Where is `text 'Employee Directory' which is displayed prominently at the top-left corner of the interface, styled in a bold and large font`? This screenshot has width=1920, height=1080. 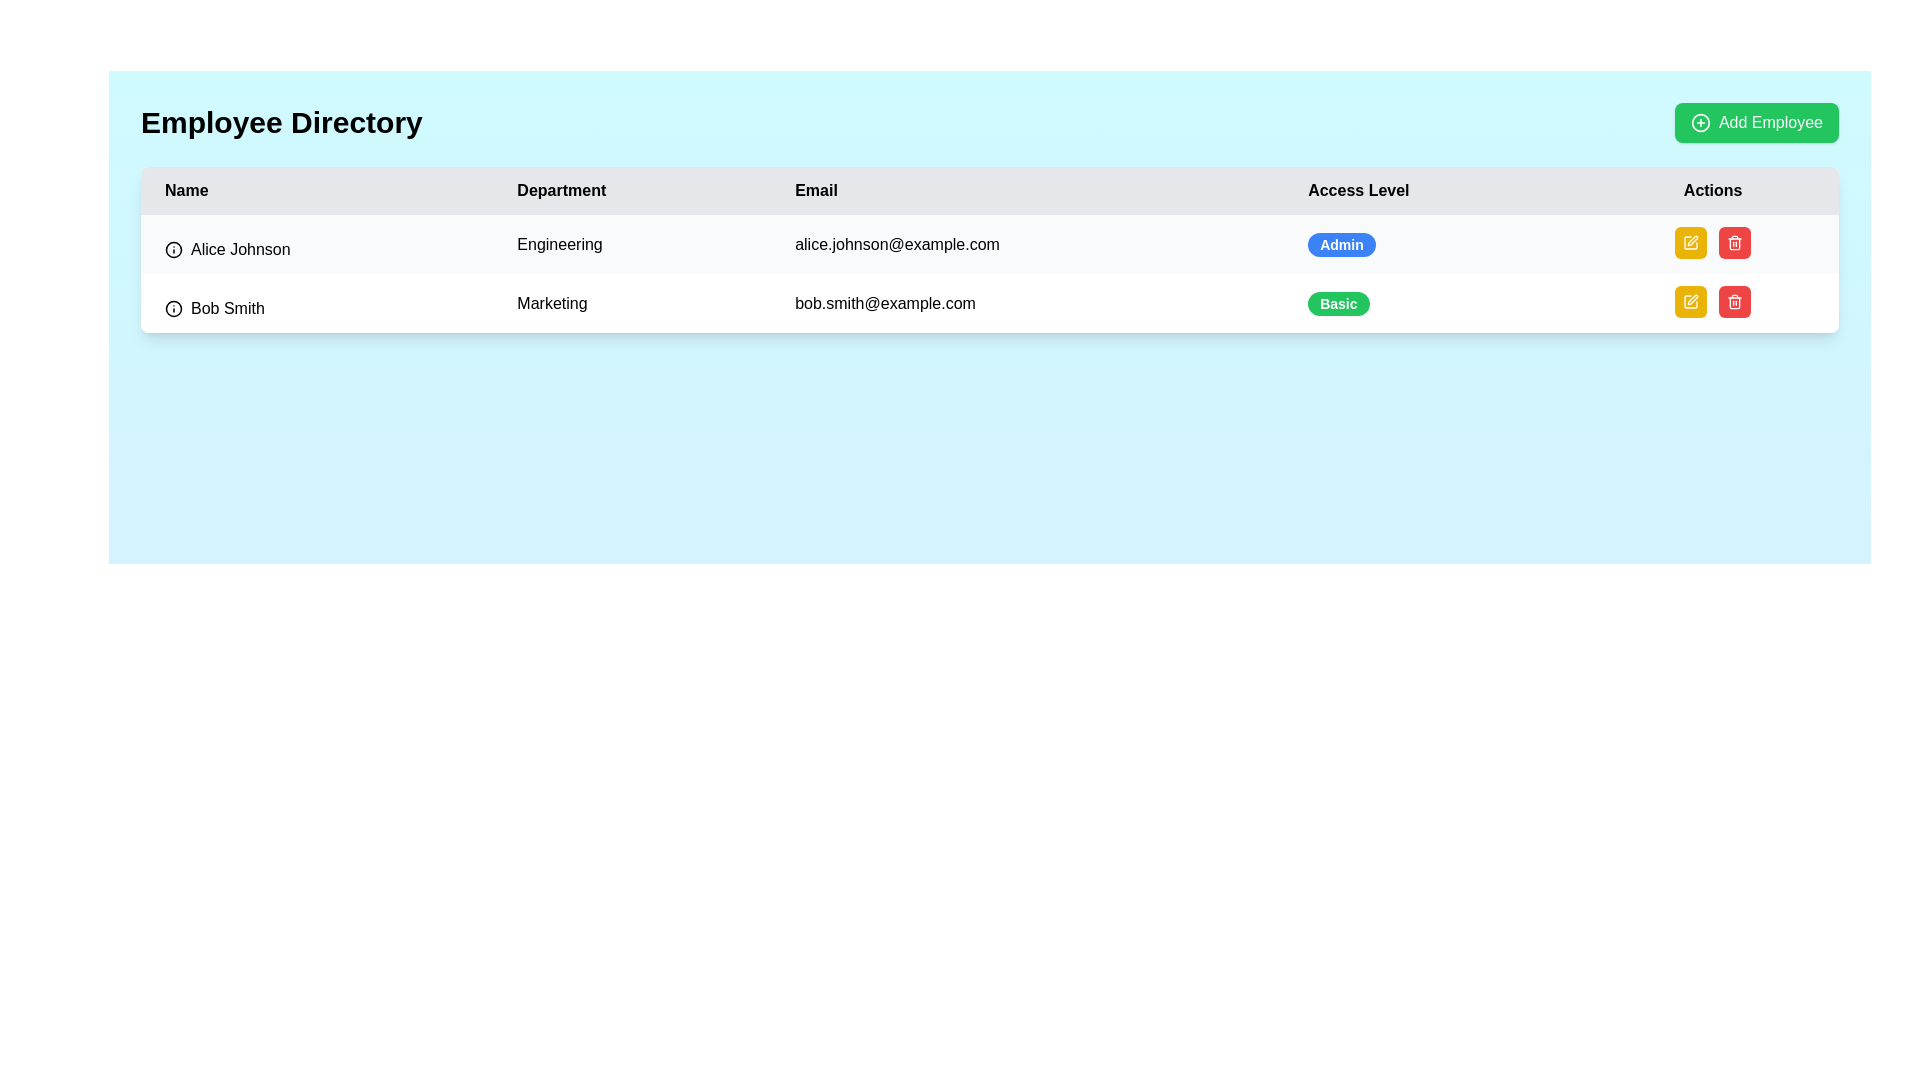 text 'Employee Directory' which is displayed prominently at the top-left corner of the interface, styled in a bold and large font is located at coordinates (280, 123).